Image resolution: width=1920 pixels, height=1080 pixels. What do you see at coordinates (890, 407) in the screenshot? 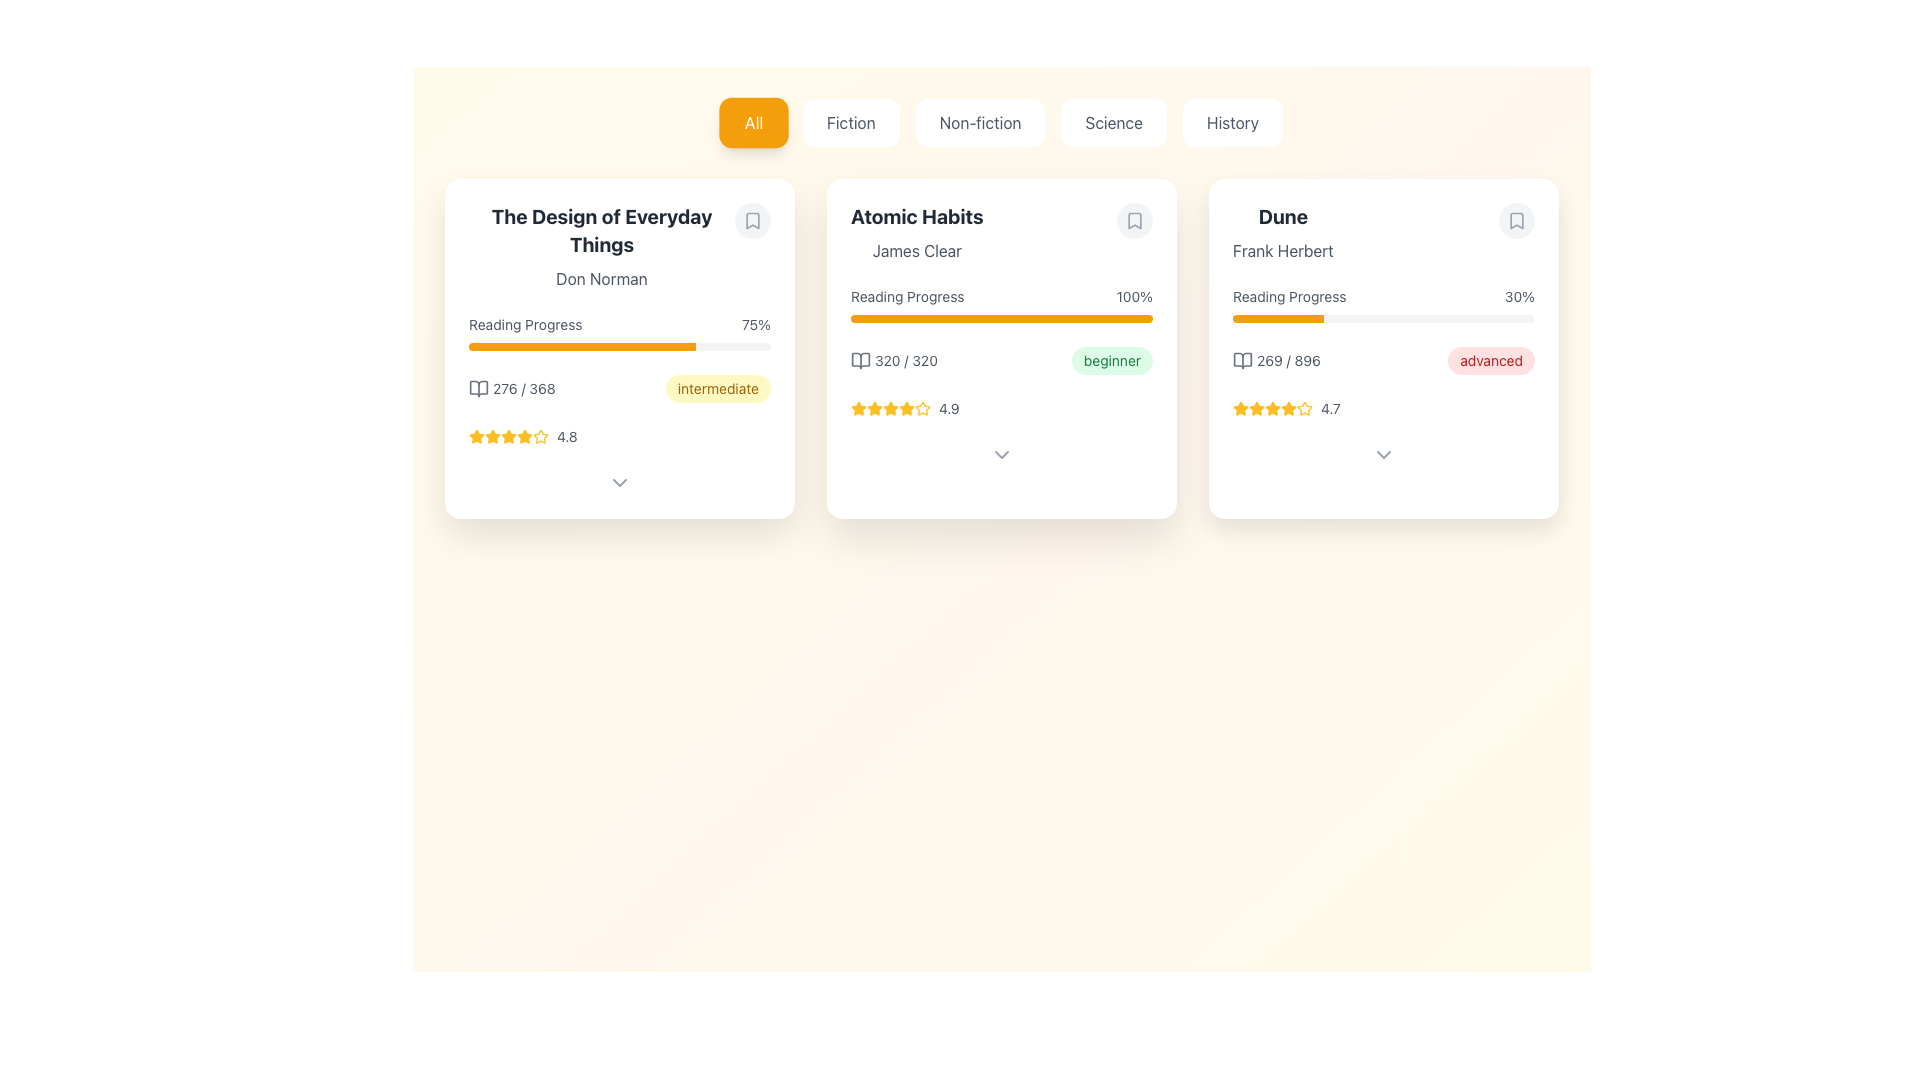
I see `the fifth filled star in the rating system for the card labeled 'Atomic Habits' by James Clear, located below the reading progress bar` at bounding box center [890, 407].